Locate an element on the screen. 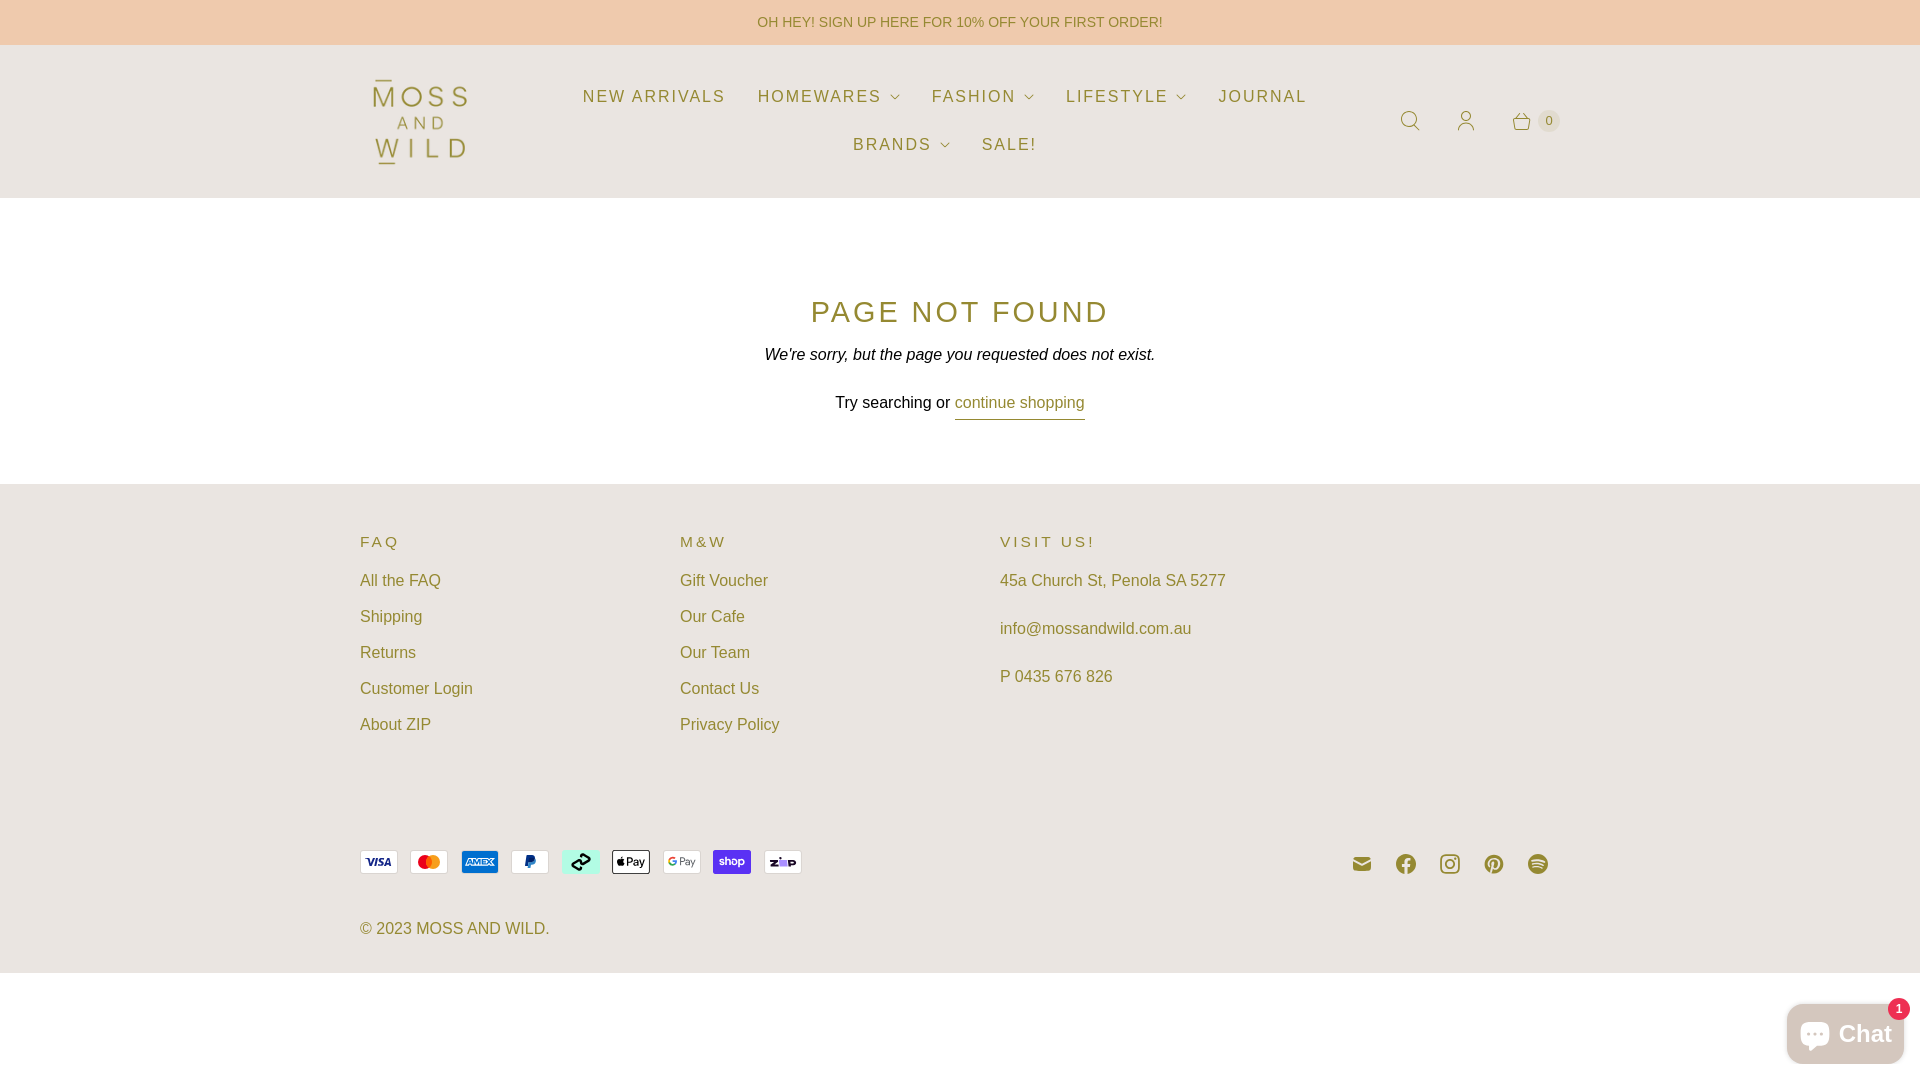  'Privacy Policy' is located at coordinates (680, 724).